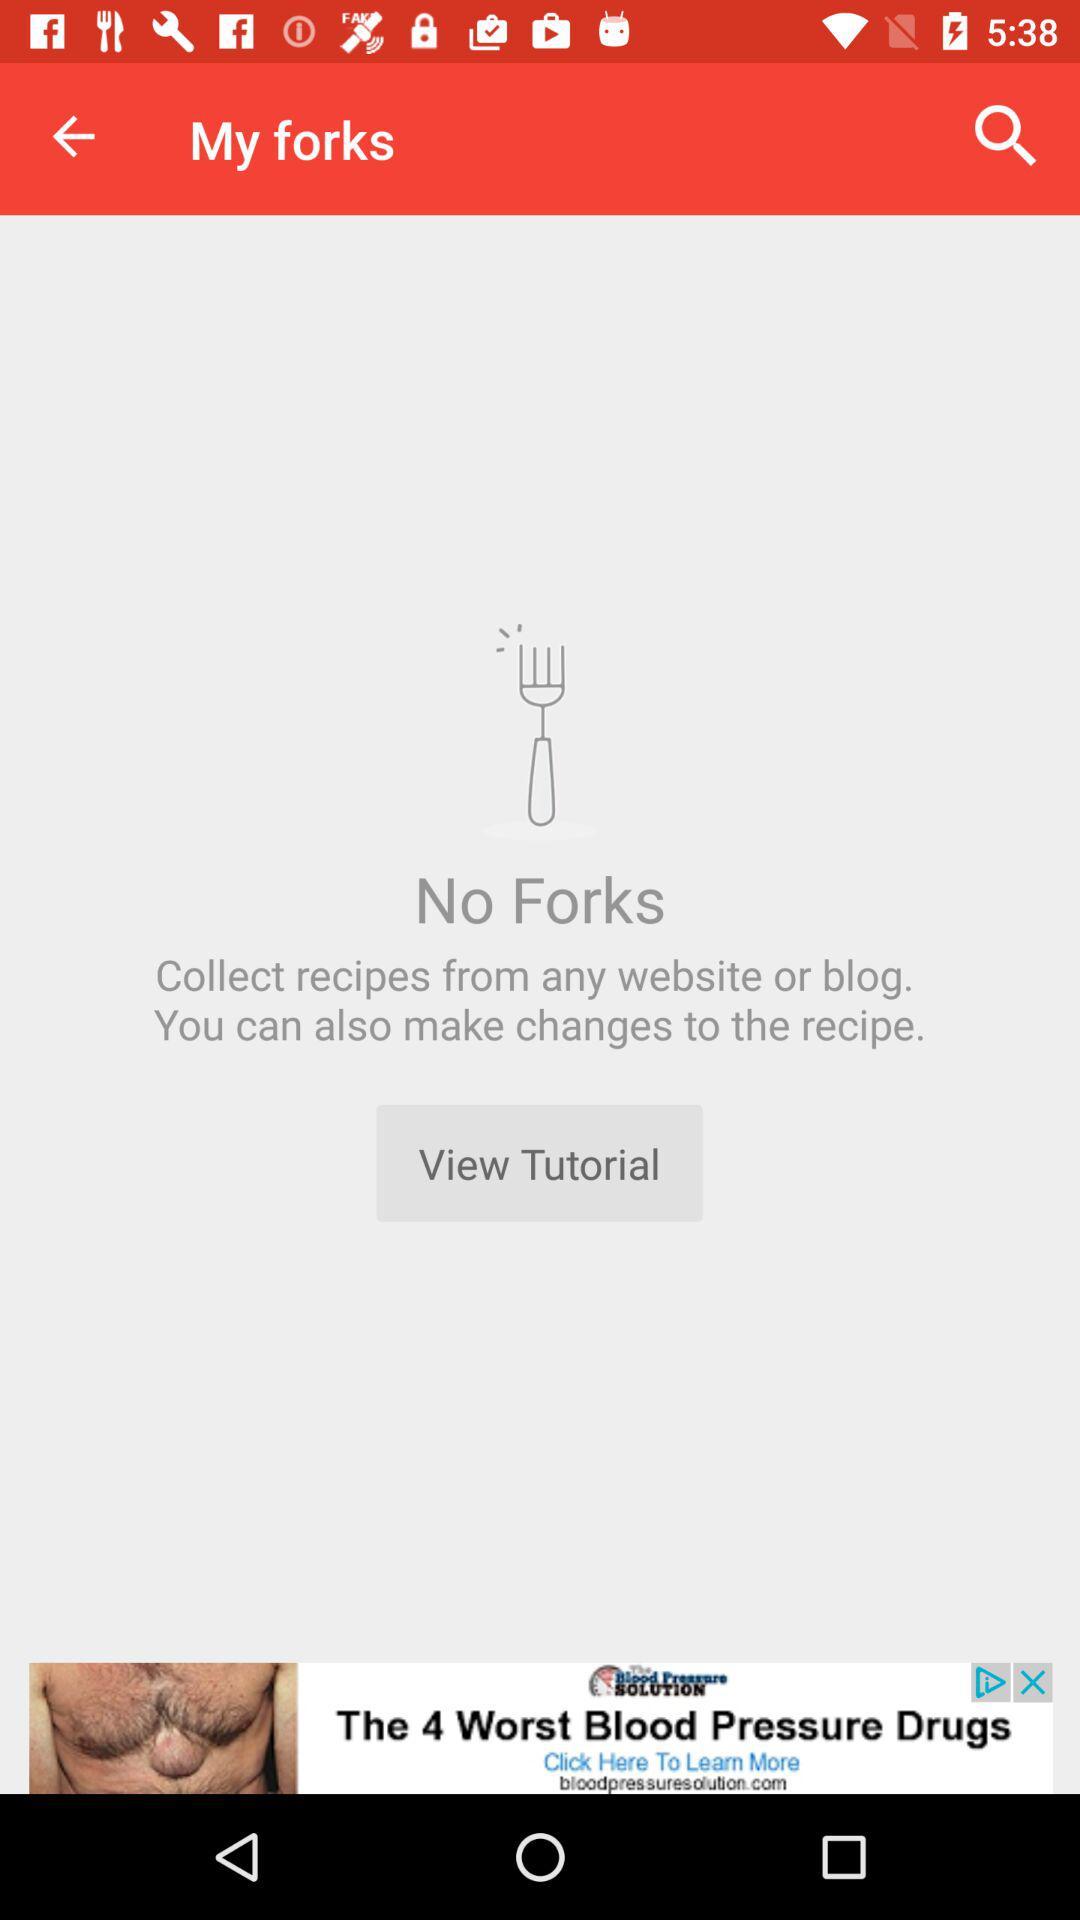 The width and height of the screenshot is (1080, 1920). I want to click on open advertisement page, so click(540, 1727).